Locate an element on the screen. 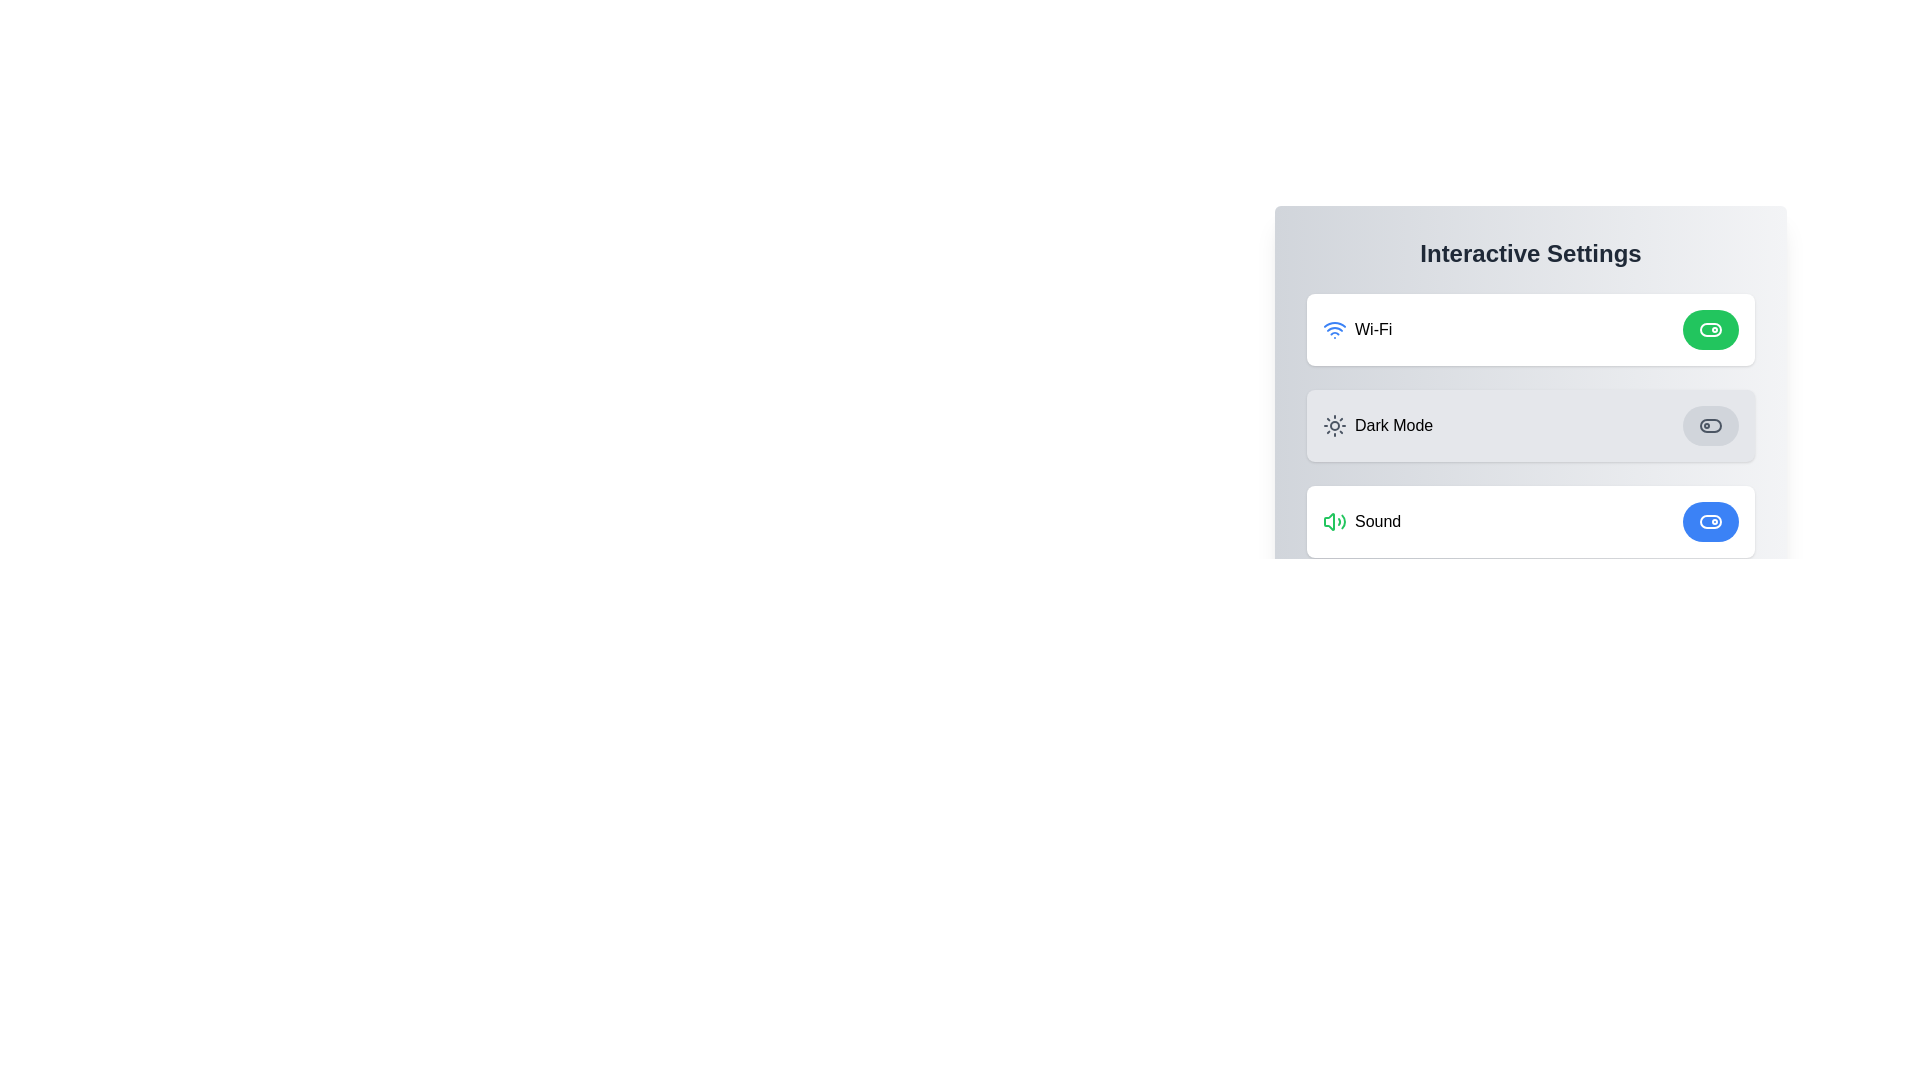  the text label that describes the Wi-Fi setting, which is located to the right of the Wi-Fi icon and to the left of the toggle switch in the settings interface is located at coordinates (1372, 329).